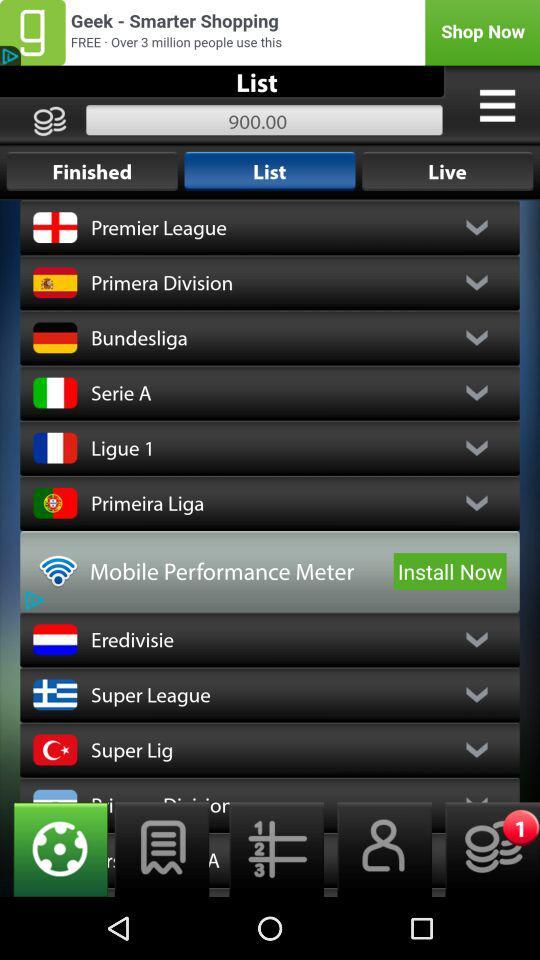  I want to click on show the menu options, so click(496, 105).